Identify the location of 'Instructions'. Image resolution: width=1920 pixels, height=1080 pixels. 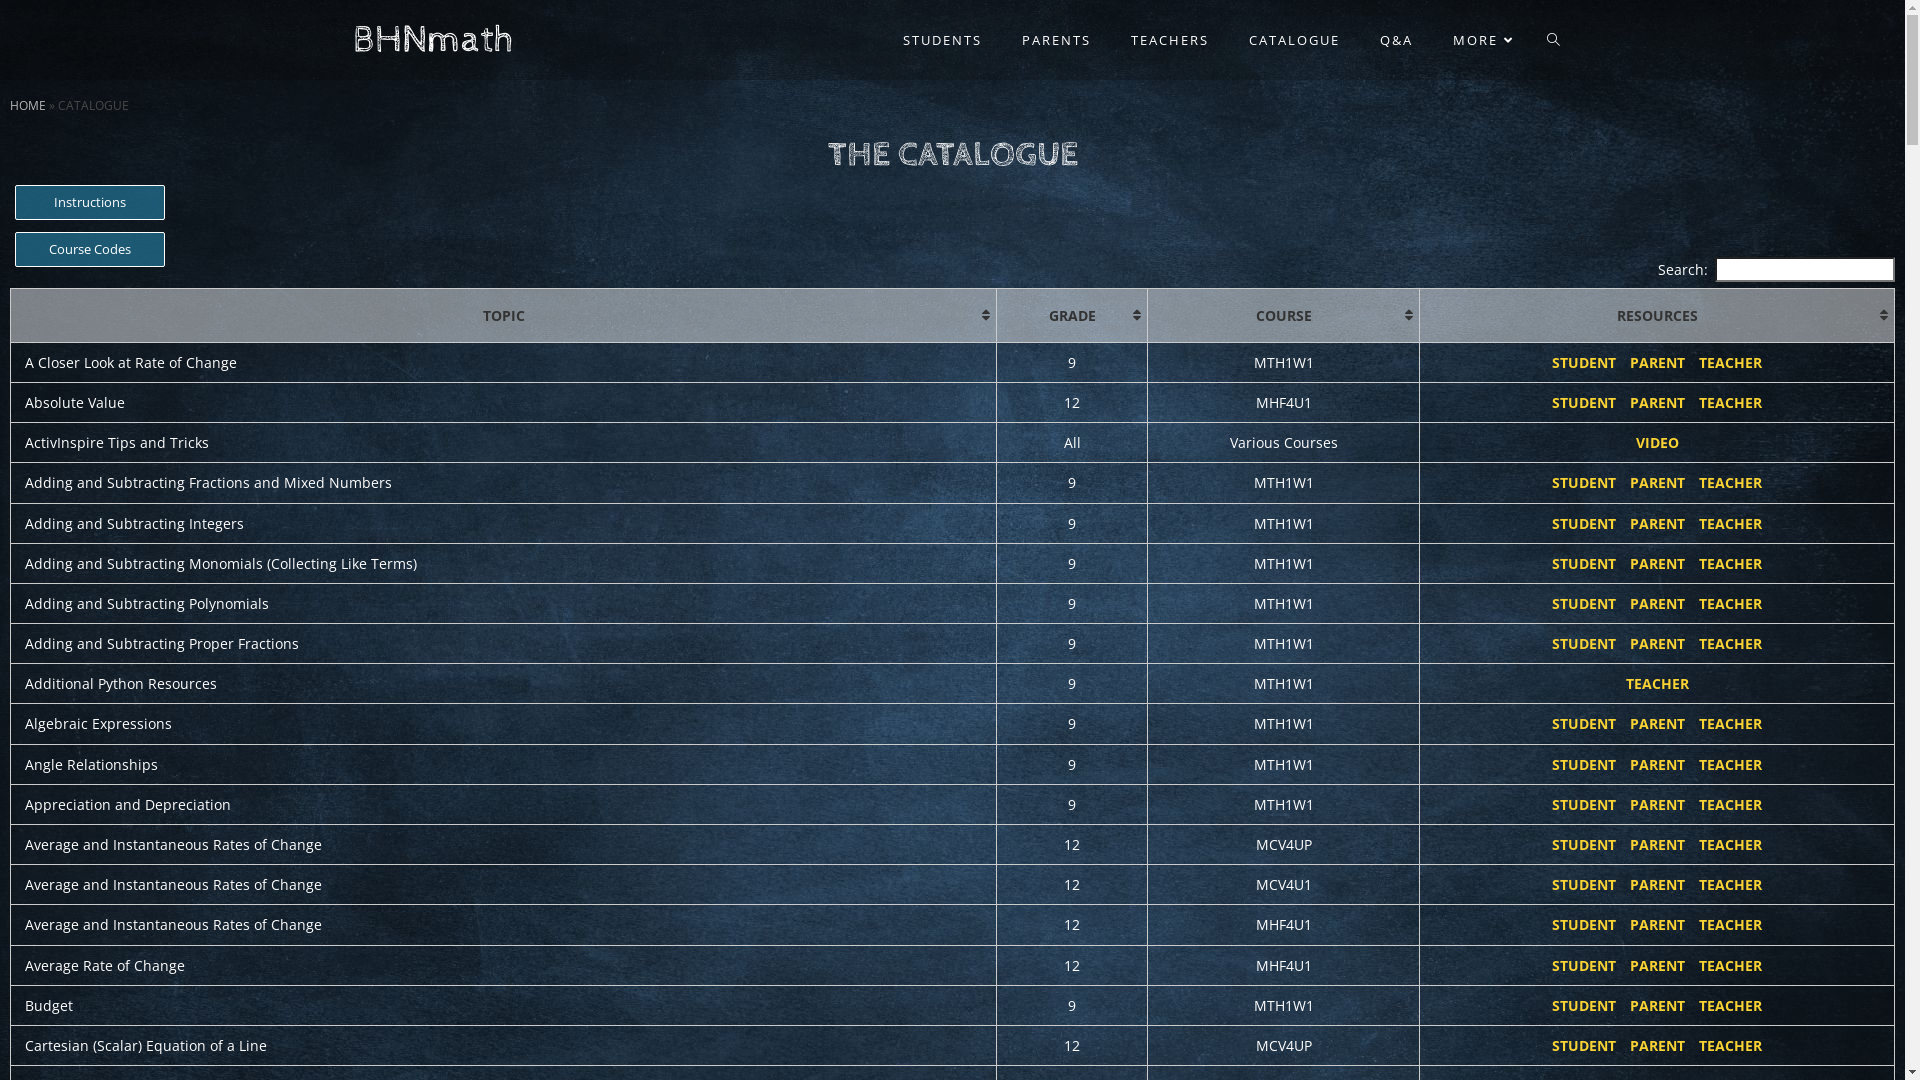
(89, 202).